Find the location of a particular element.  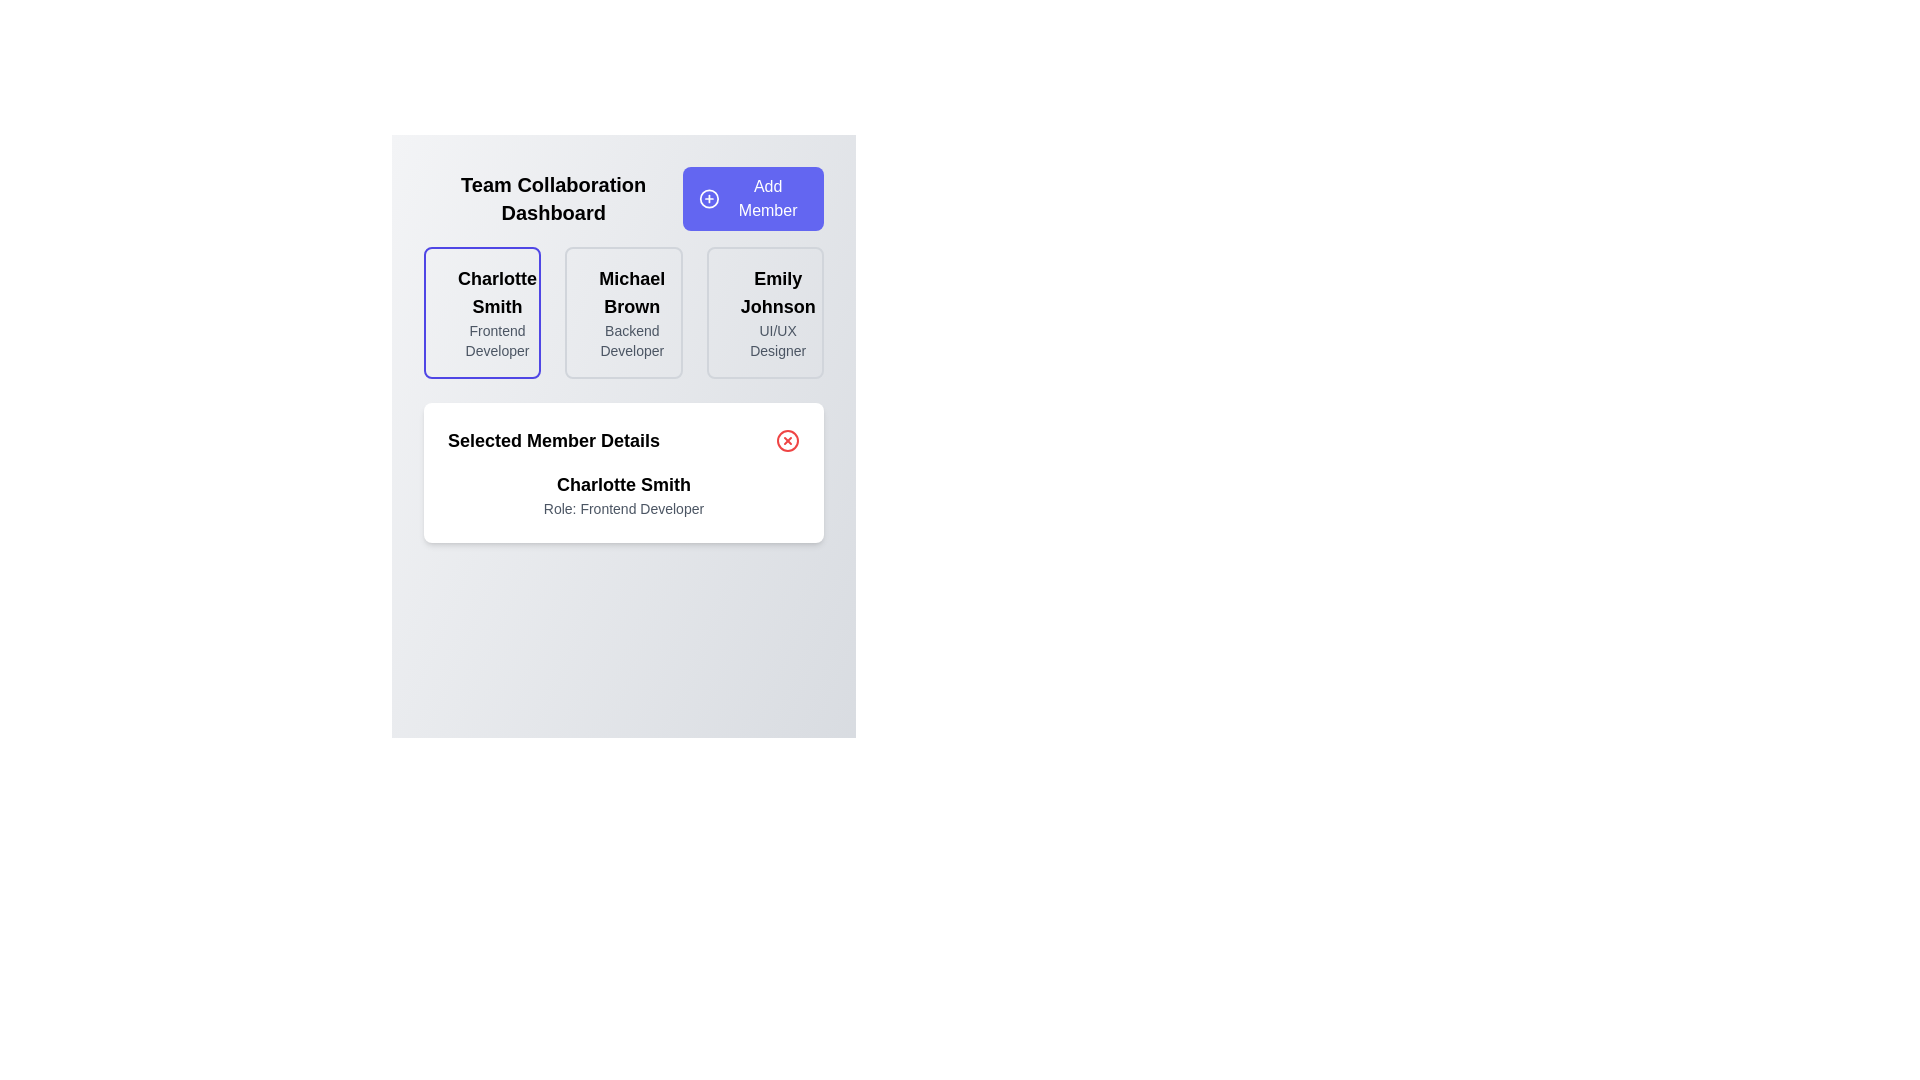

the text label displaying 'Team Collaboration Dashboard', which is the header text in bold and larger size, located at the top-left corner of the interface is located at coordinates (553, 199).